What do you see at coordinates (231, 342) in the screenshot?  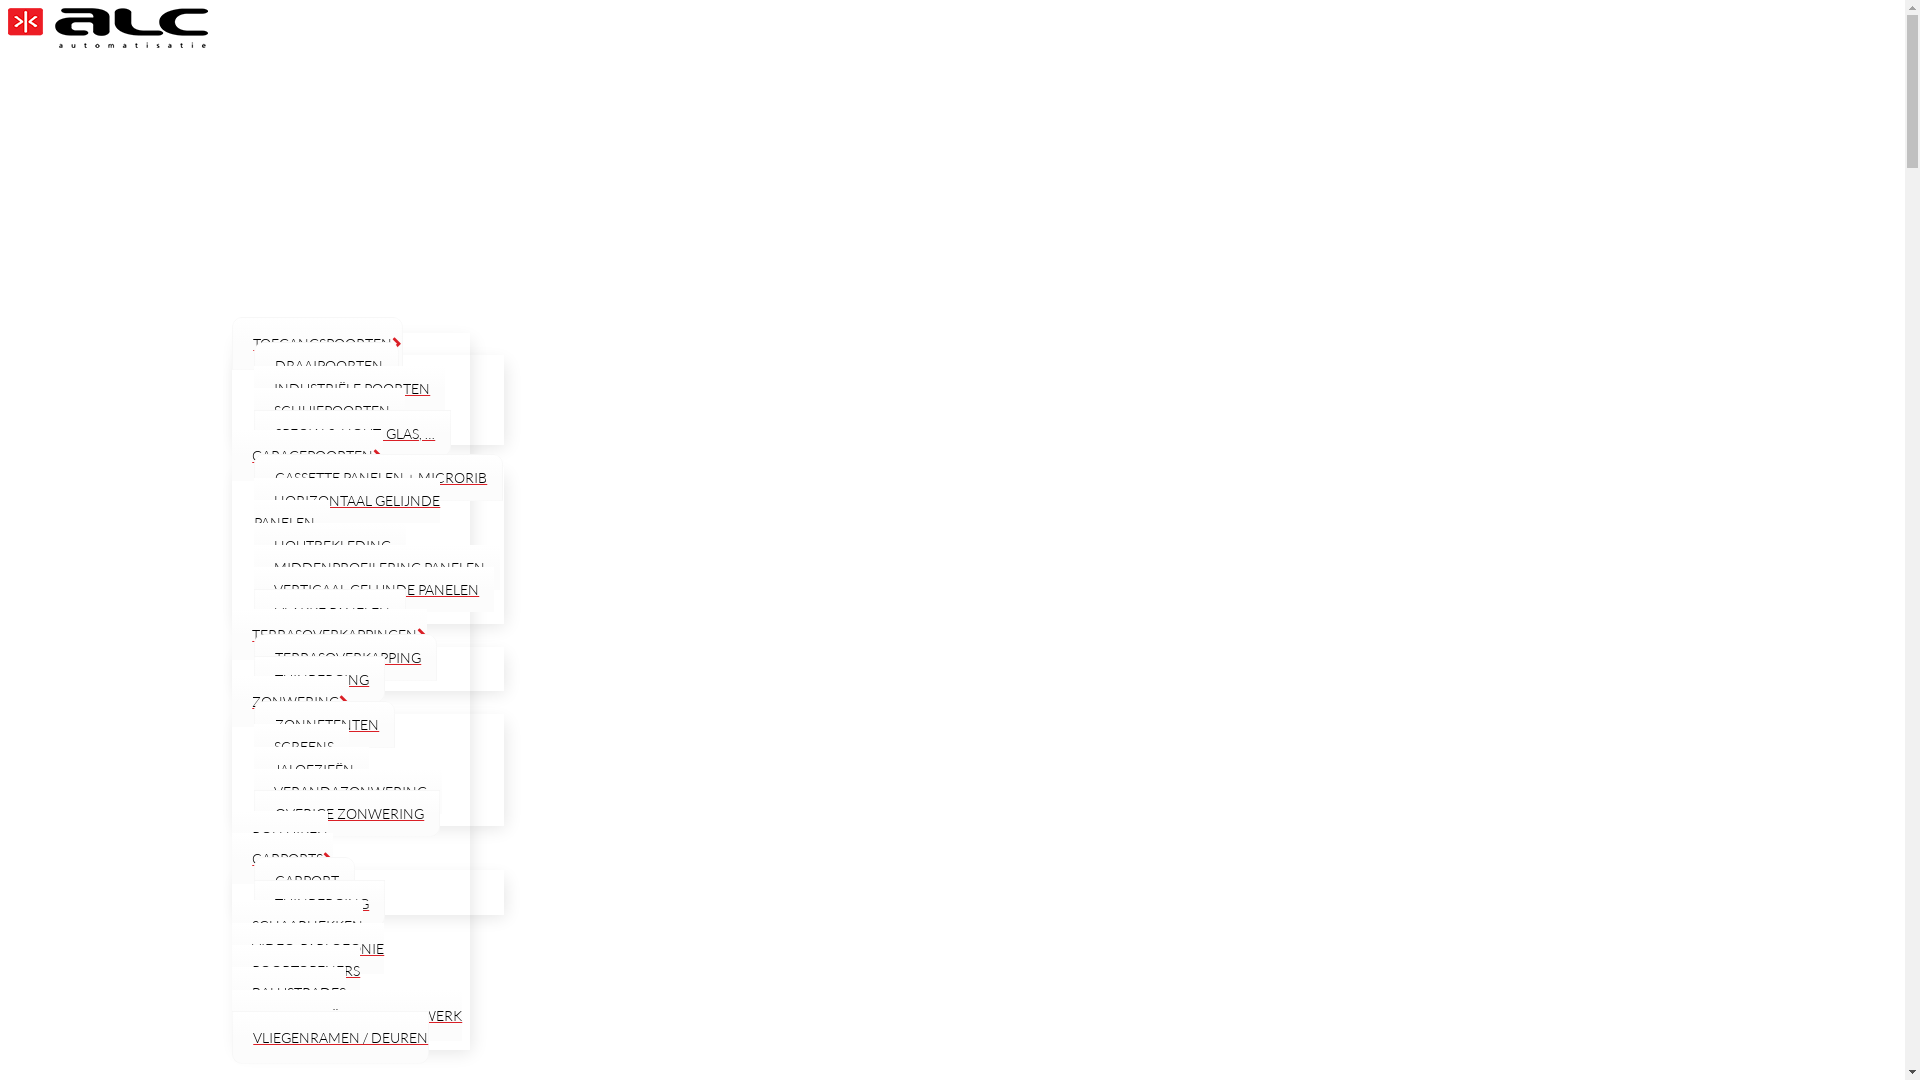 I see `'TOEGANGSPOORTEN'` at bounding box center [231, 342].